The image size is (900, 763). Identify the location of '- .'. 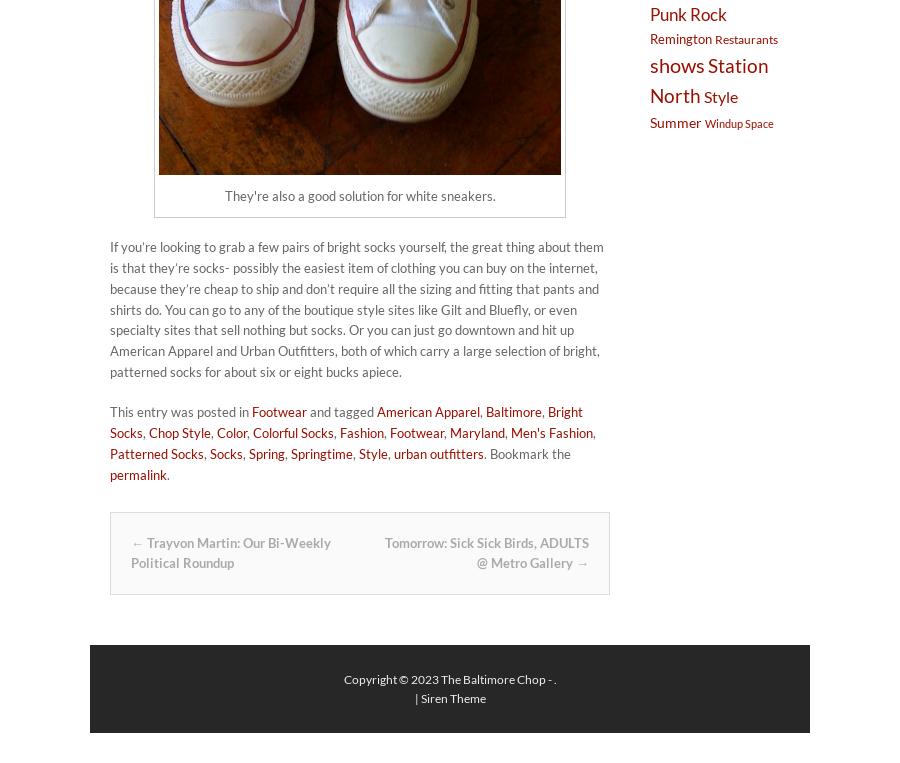
(549, 677).